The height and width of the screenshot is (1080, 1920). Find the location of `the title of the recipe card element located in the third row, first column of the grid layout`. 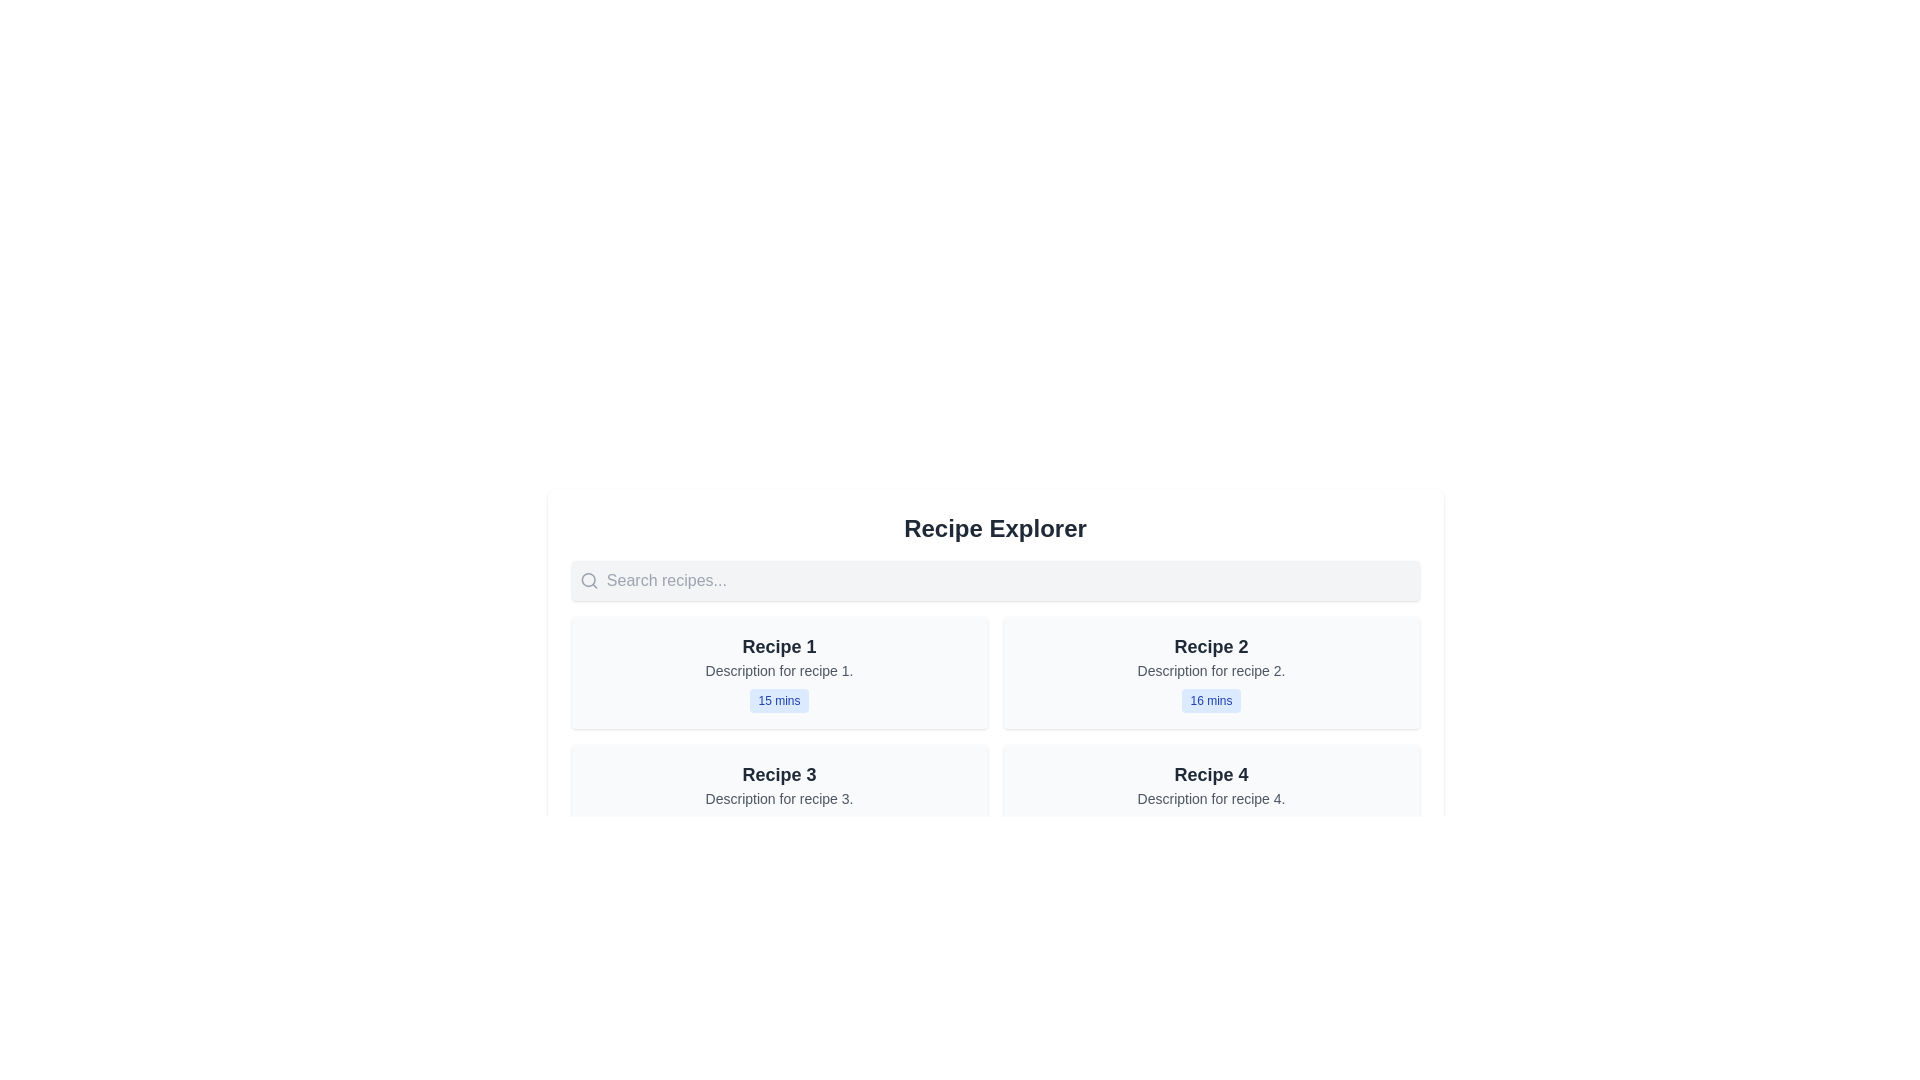

the title of the recipe card element located in the third row, first column of the grid layout is located at coordinates (778, 800).